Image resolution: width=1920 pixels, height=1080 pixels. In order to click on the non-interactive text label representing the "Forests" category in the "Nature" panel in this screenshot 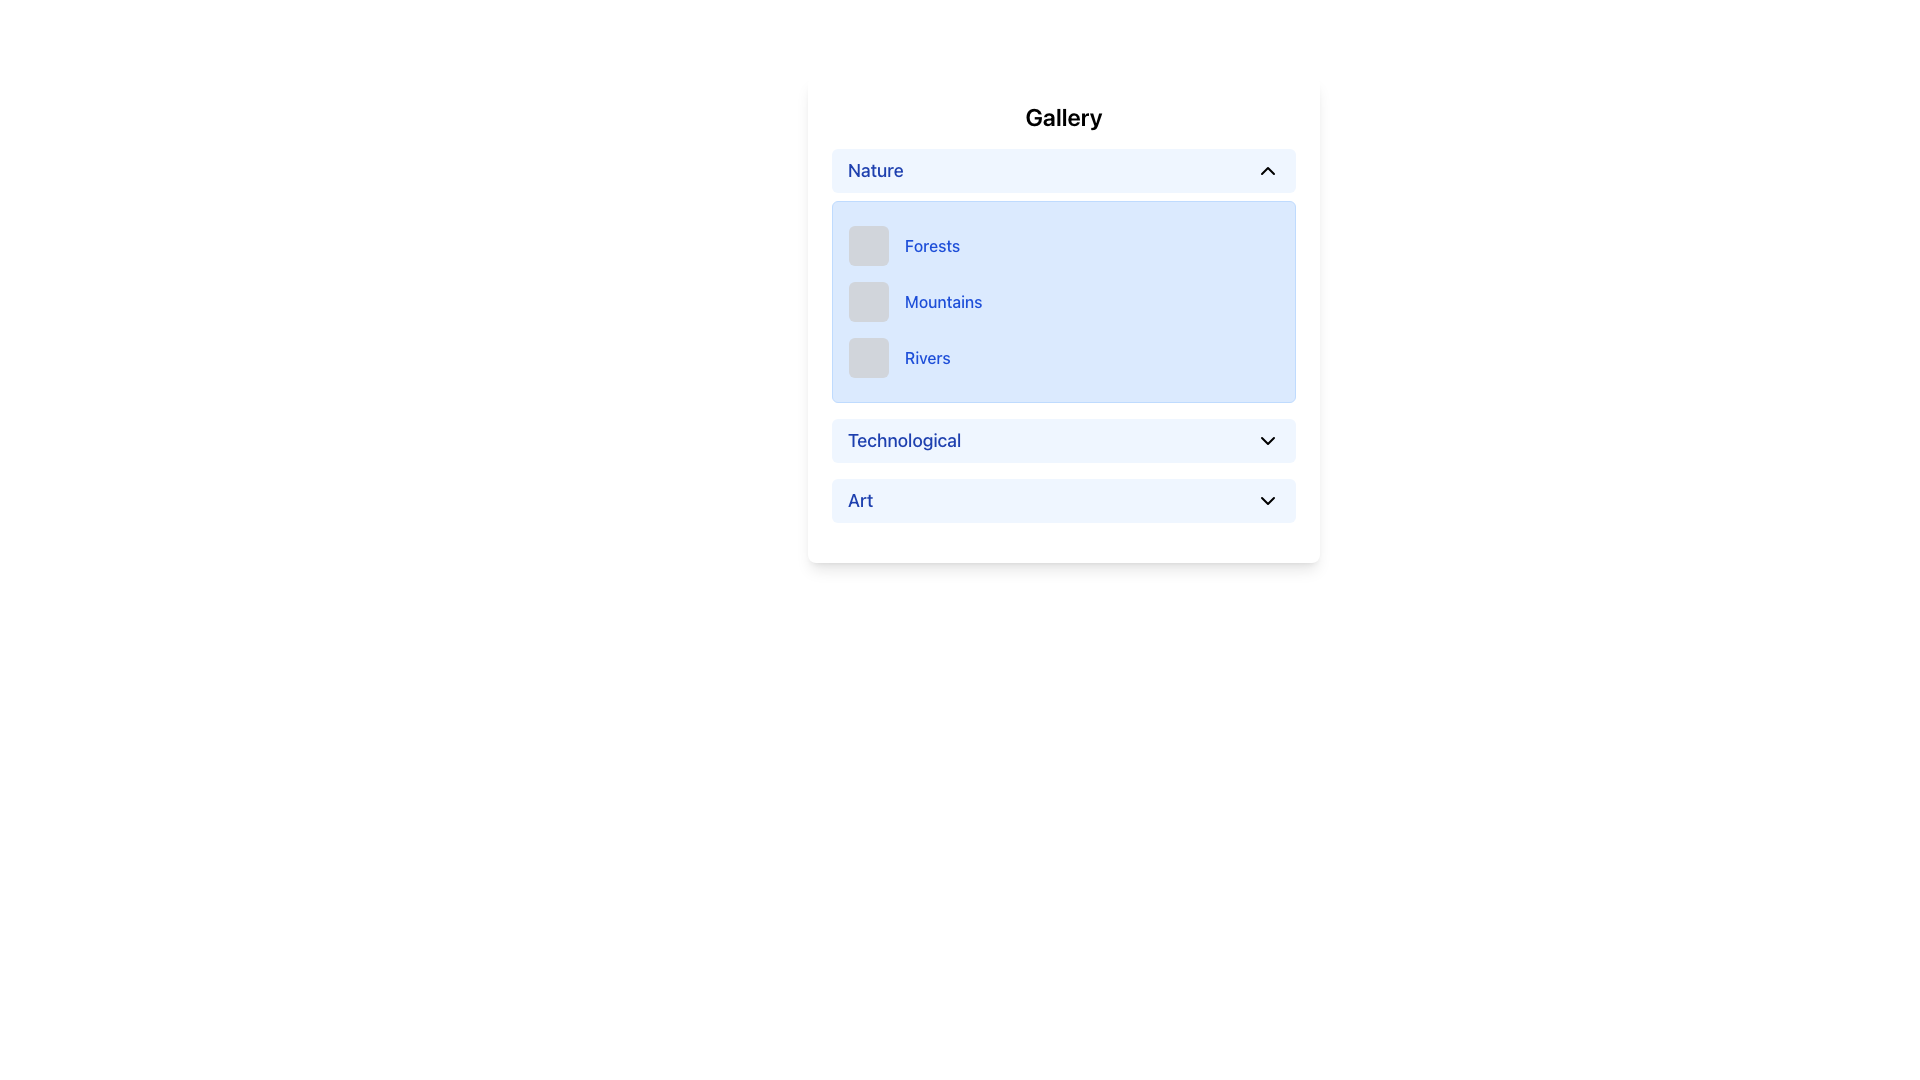, I will do `click(931, 245)`.